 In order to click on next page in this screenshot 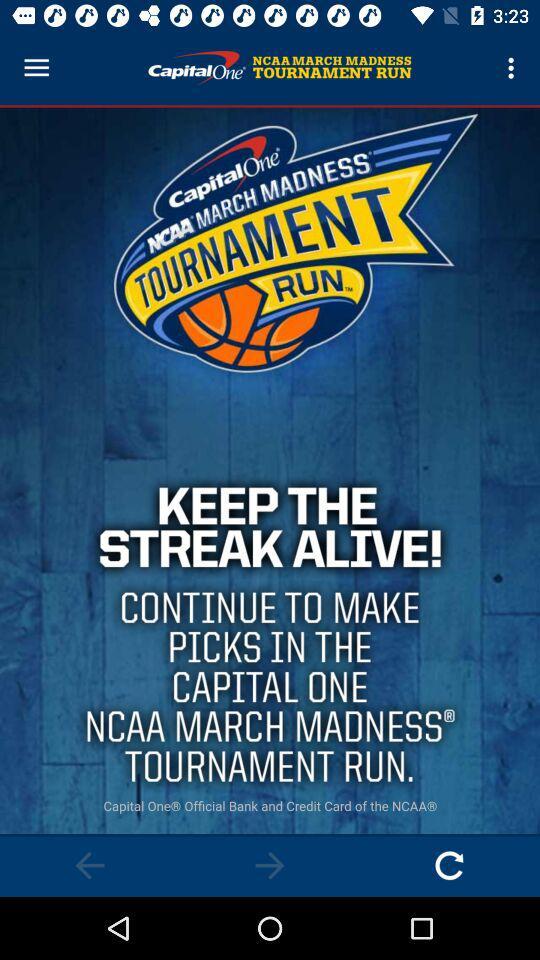, I will do `click(270, 864)`.